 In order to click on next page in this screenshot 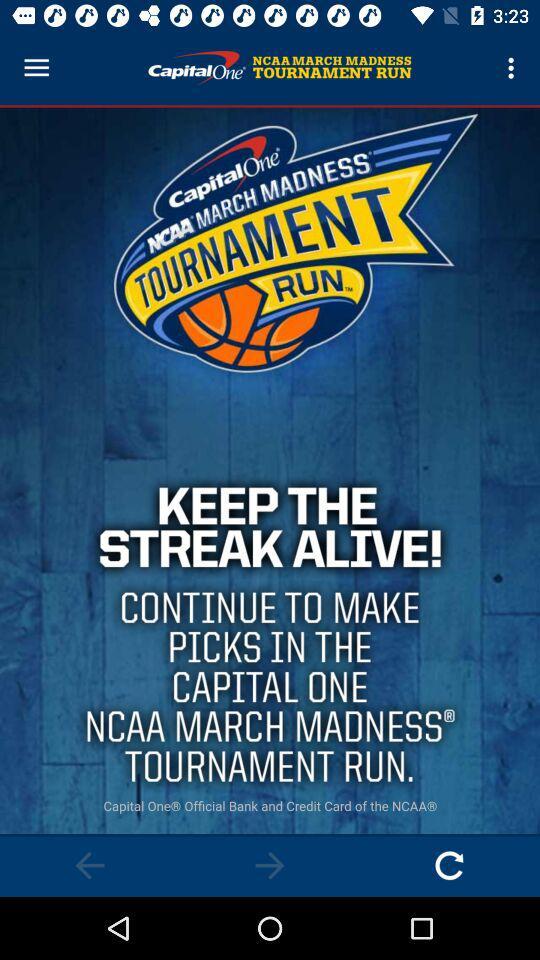, I will do `click(270, 864)`.